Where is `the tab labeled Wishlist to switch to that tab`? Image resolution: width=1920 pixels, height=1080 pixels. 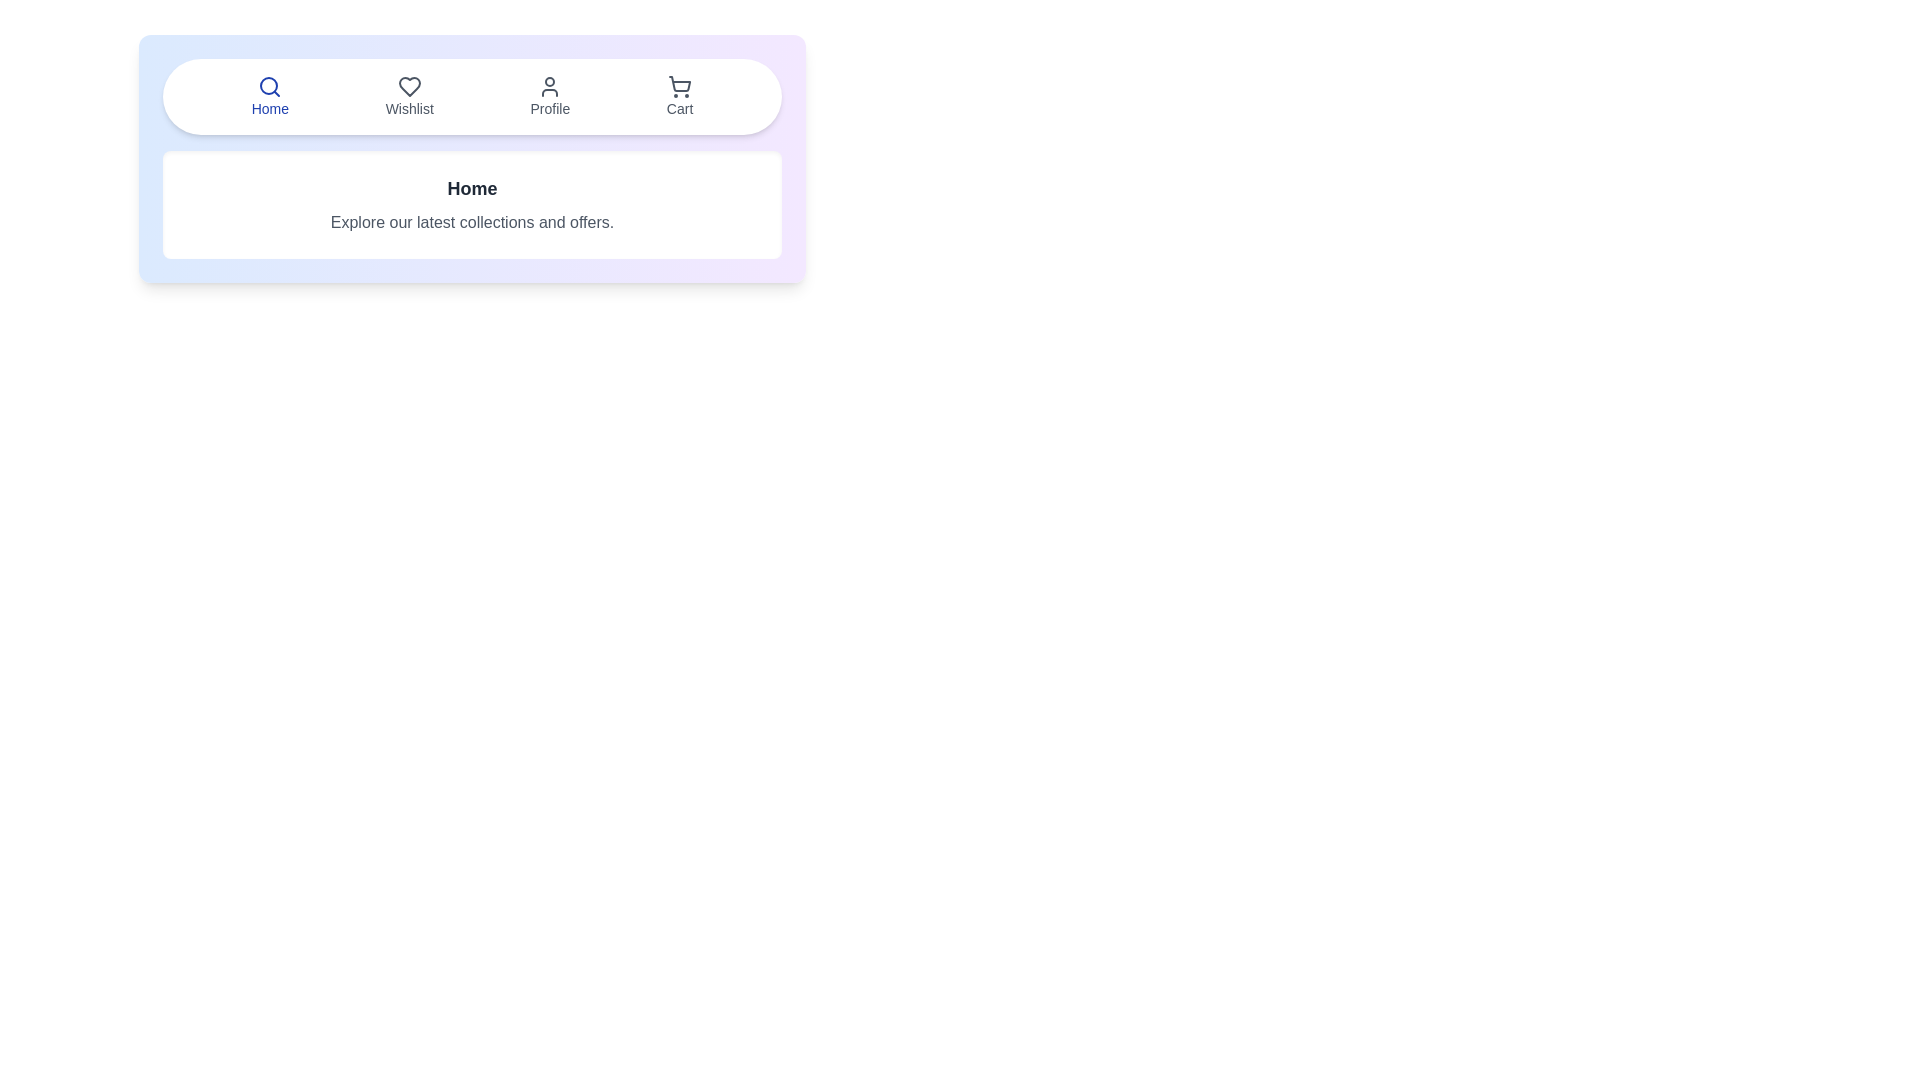 the tab labeled Wishlist to switch to that tab is located at coordinates (408, 96).